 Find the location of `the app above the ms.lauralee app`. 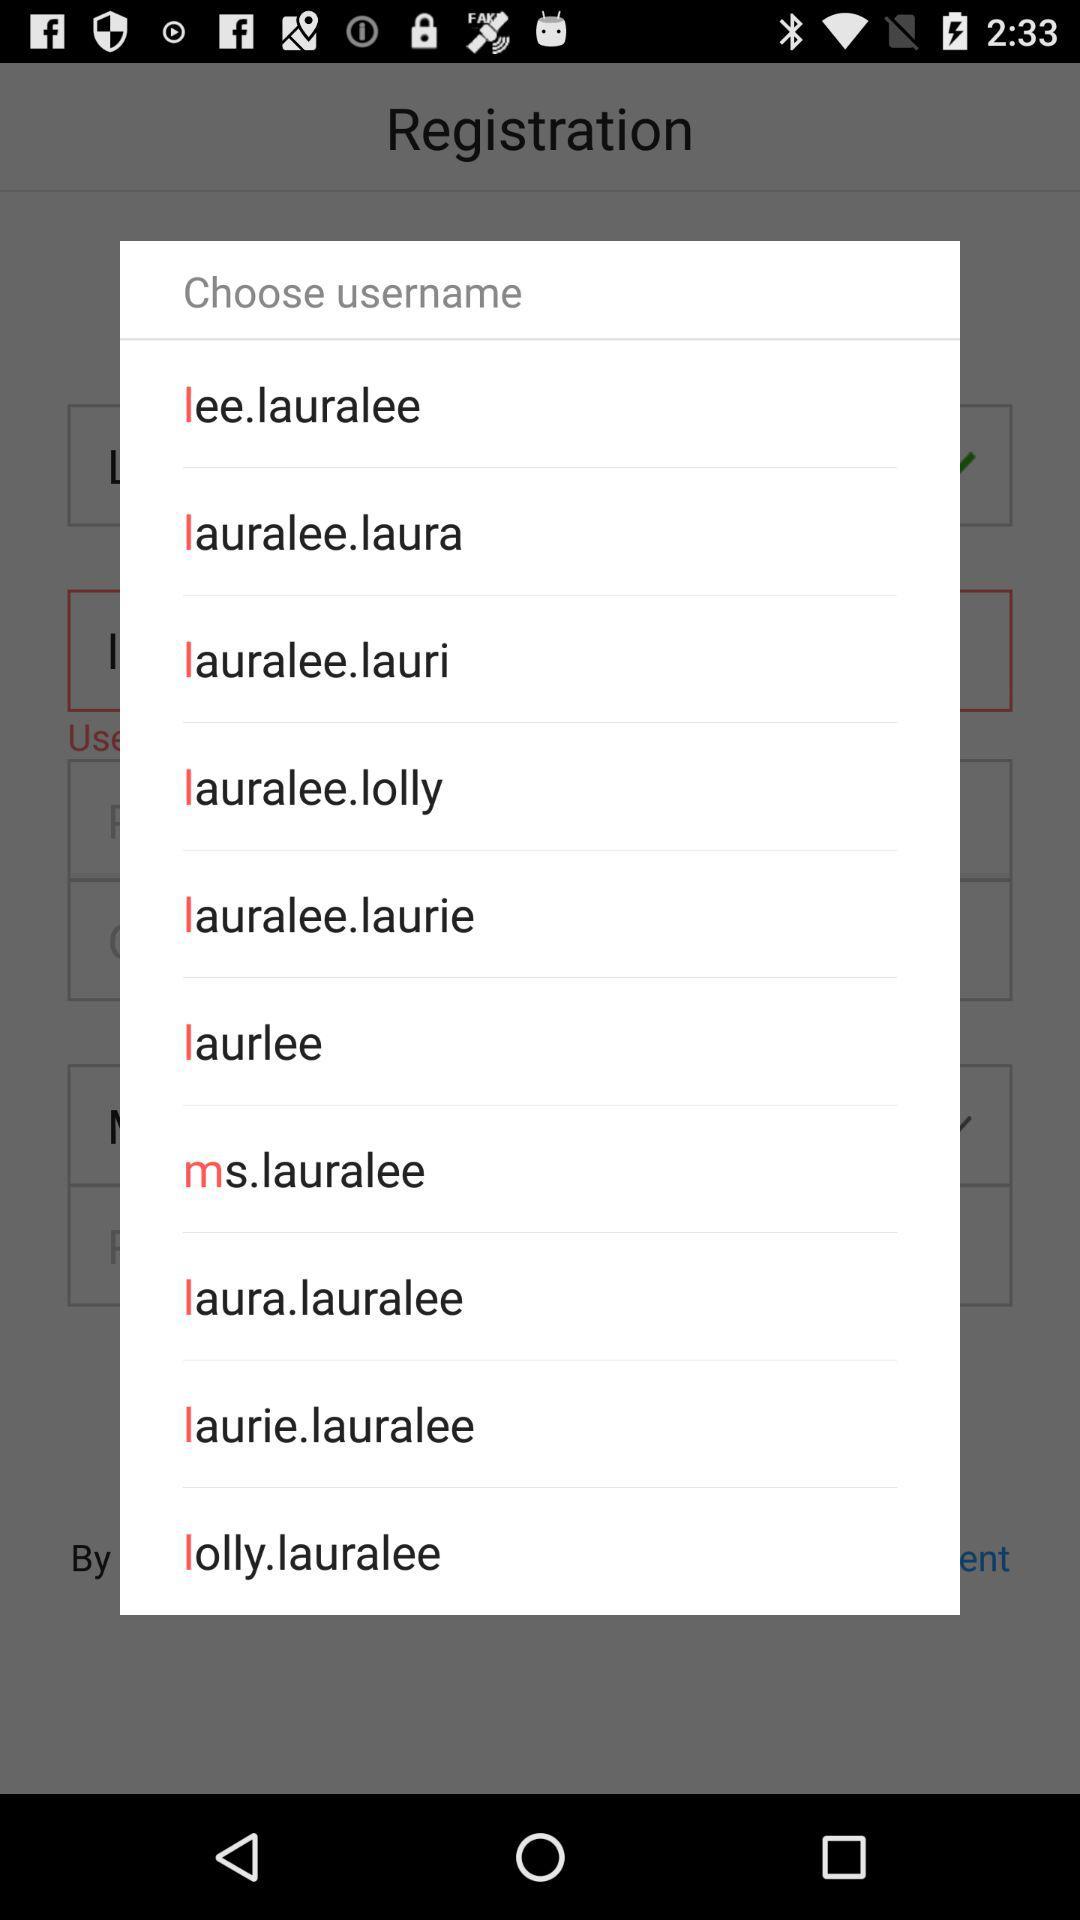

the app above the ms.lauralee app is located at coordinates (540, 1040).